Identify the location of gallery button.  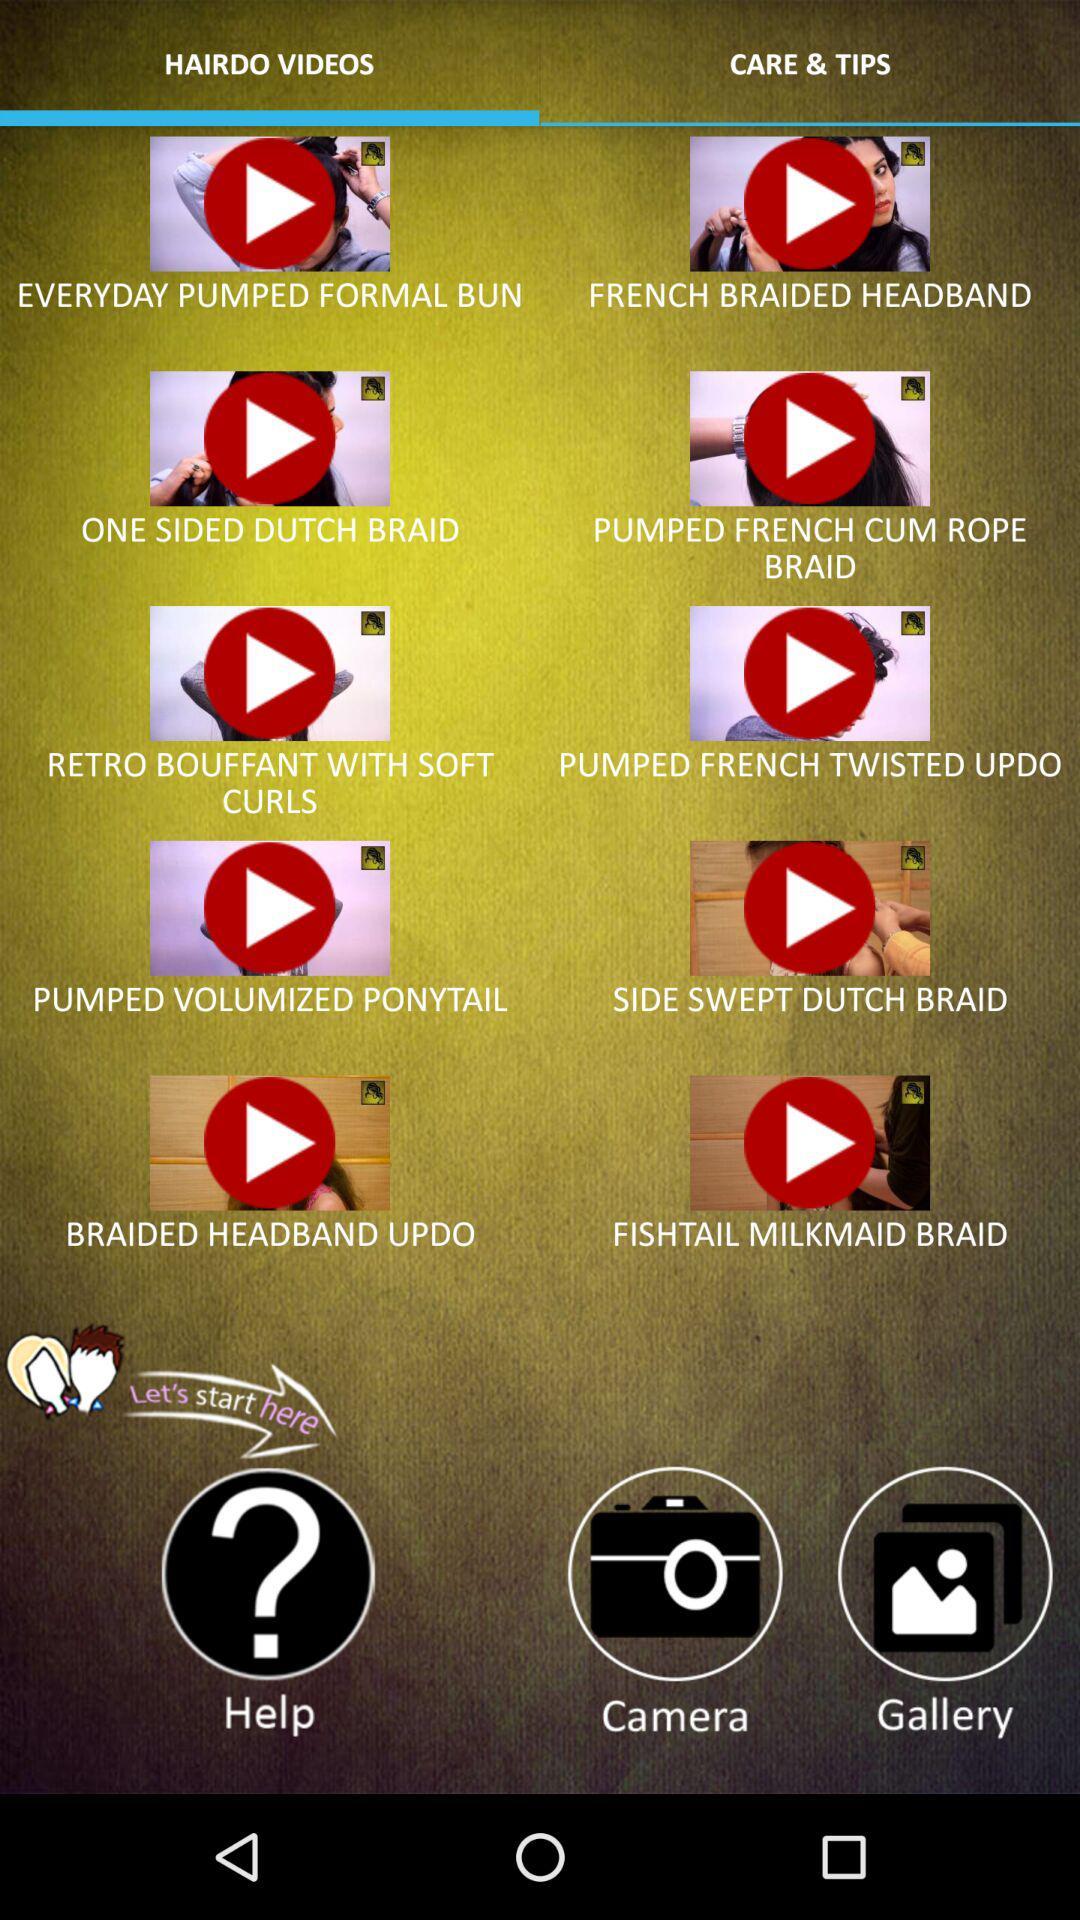
(944, 1603).